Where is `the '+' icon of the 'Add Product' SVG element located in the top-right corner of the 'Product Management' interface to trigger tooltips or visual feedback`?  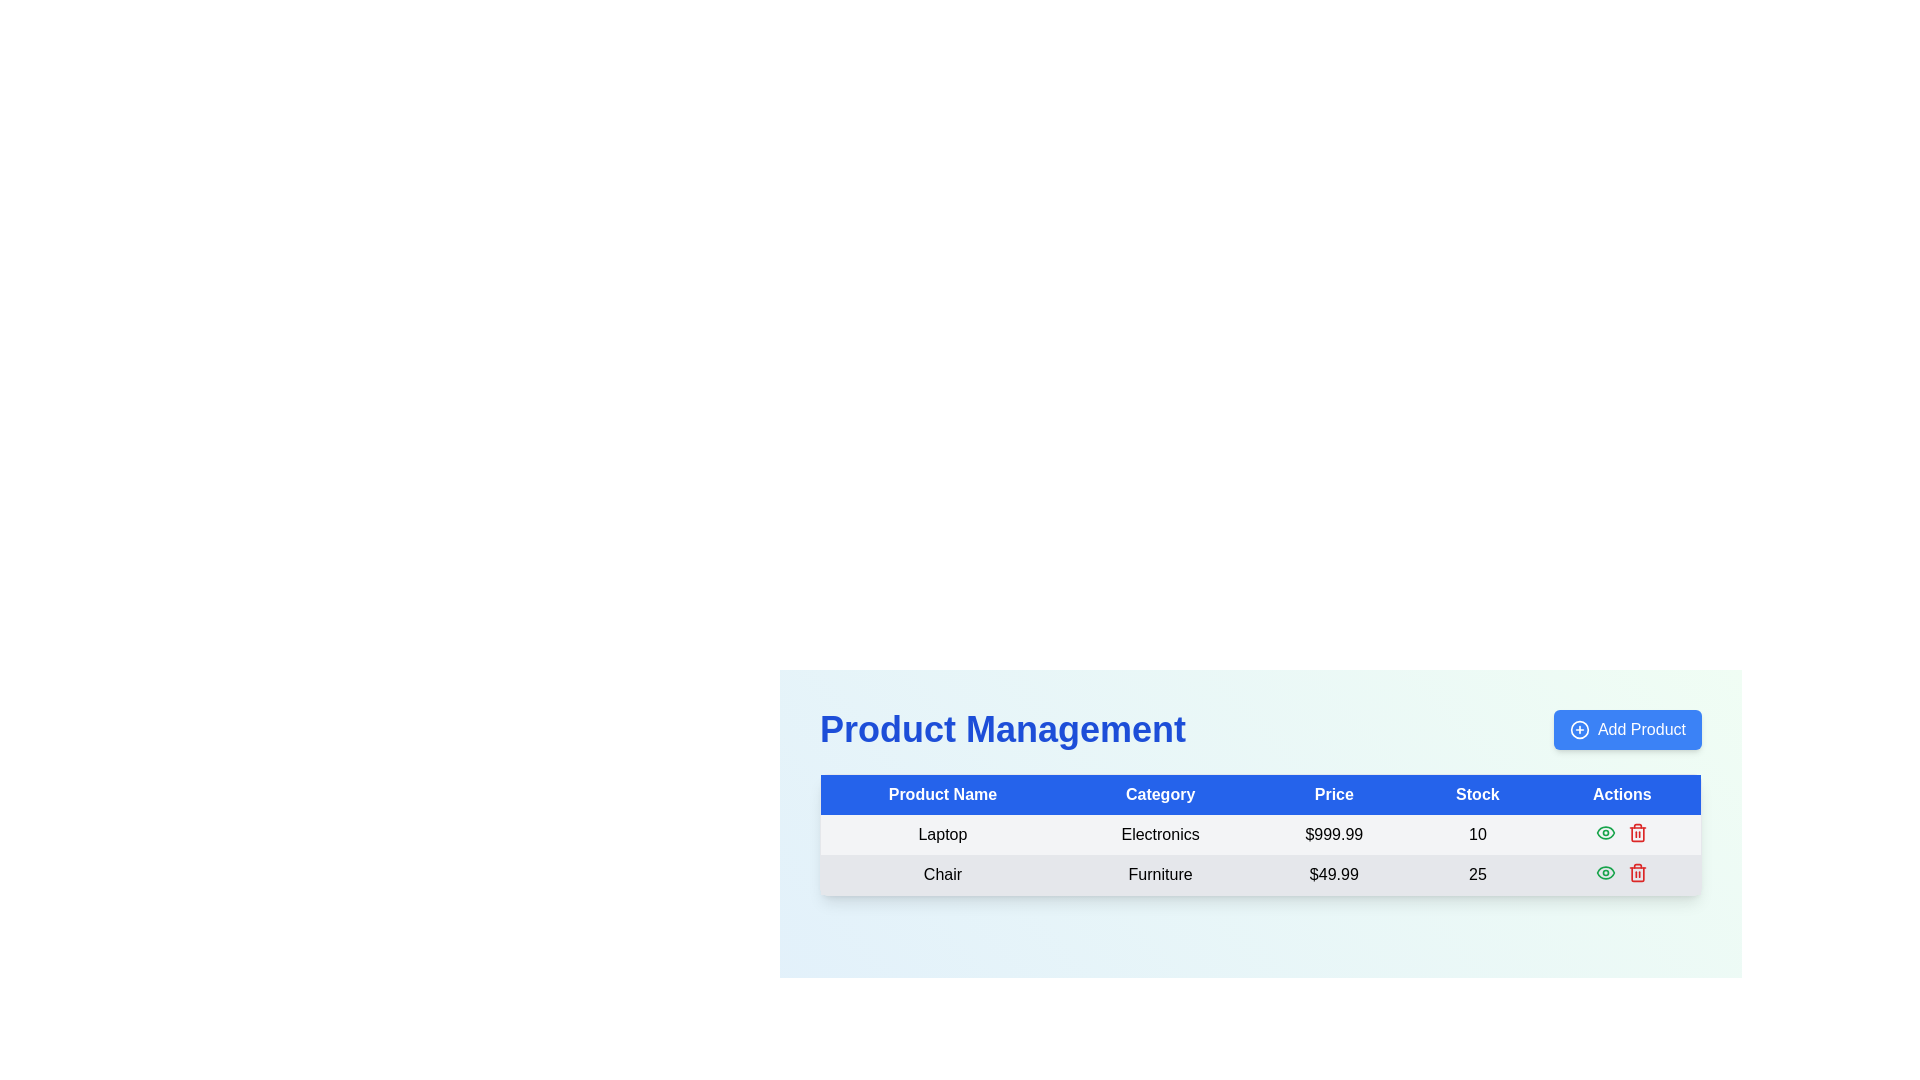
the '+' icon of the 'Add Product' SVG element located in the top-right corner of the 'Product Management' interface to trigger tooltips or visual feedback is located at coordinates (1578, 729).